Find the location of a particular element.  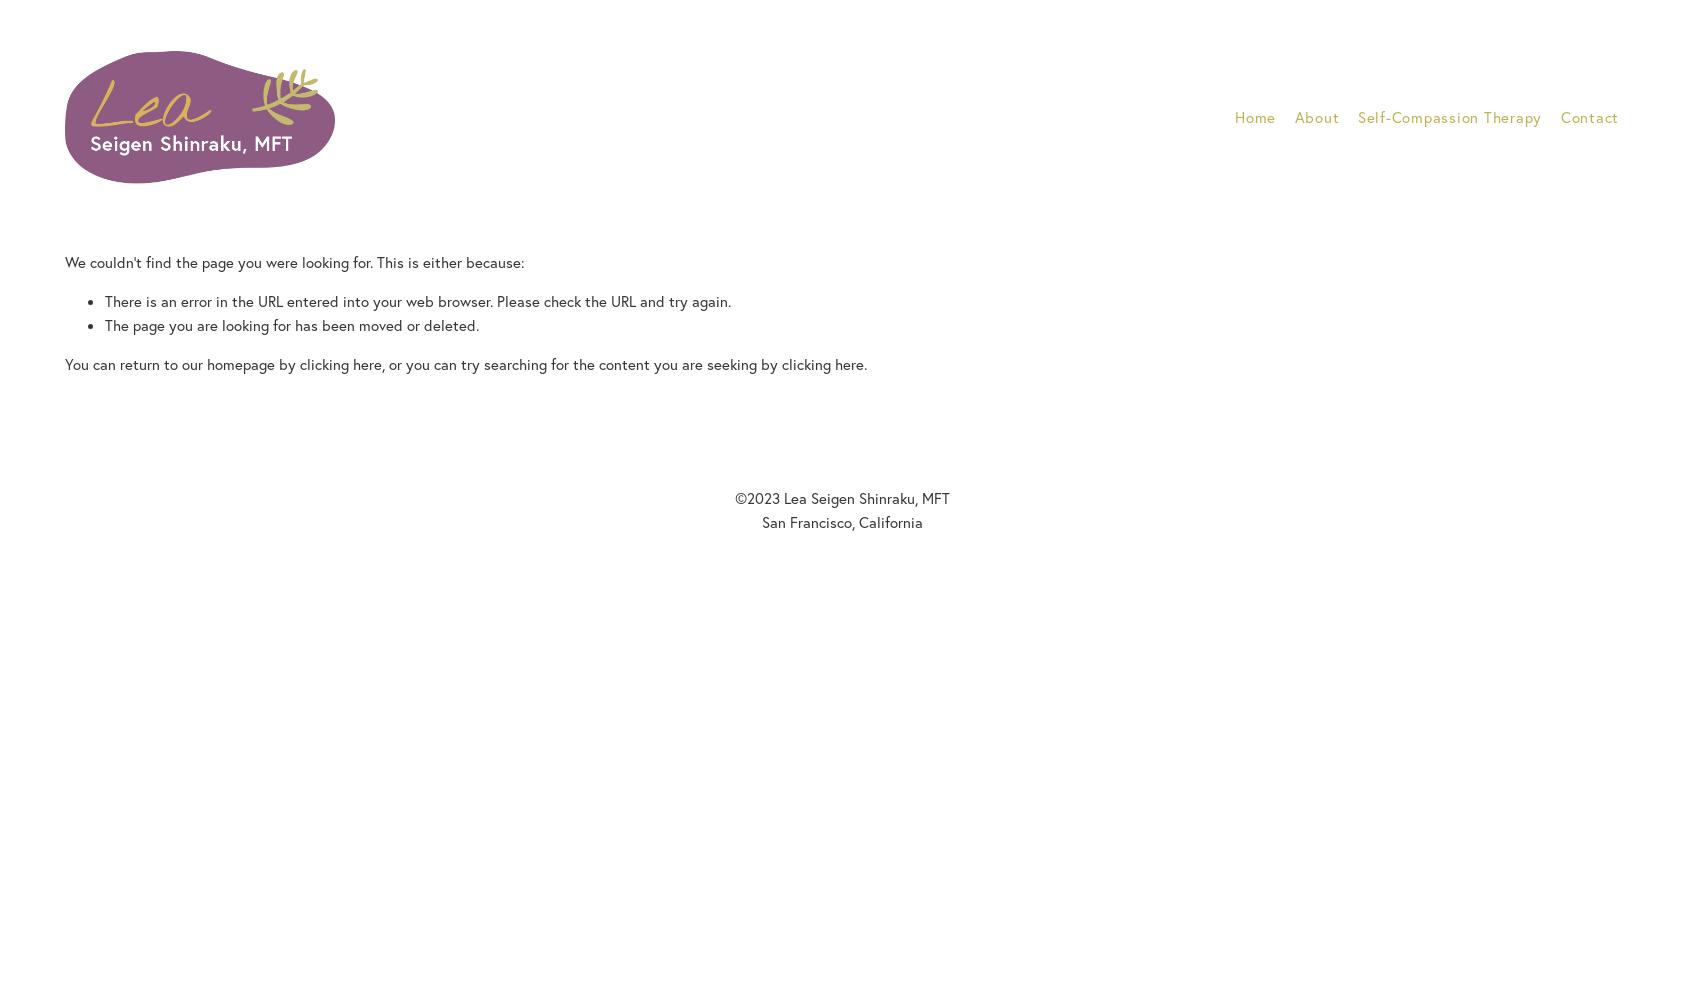

'There is an error in the URL entered into your web browser. Please check the URL and try again.' is located at coordinates (104, 300).